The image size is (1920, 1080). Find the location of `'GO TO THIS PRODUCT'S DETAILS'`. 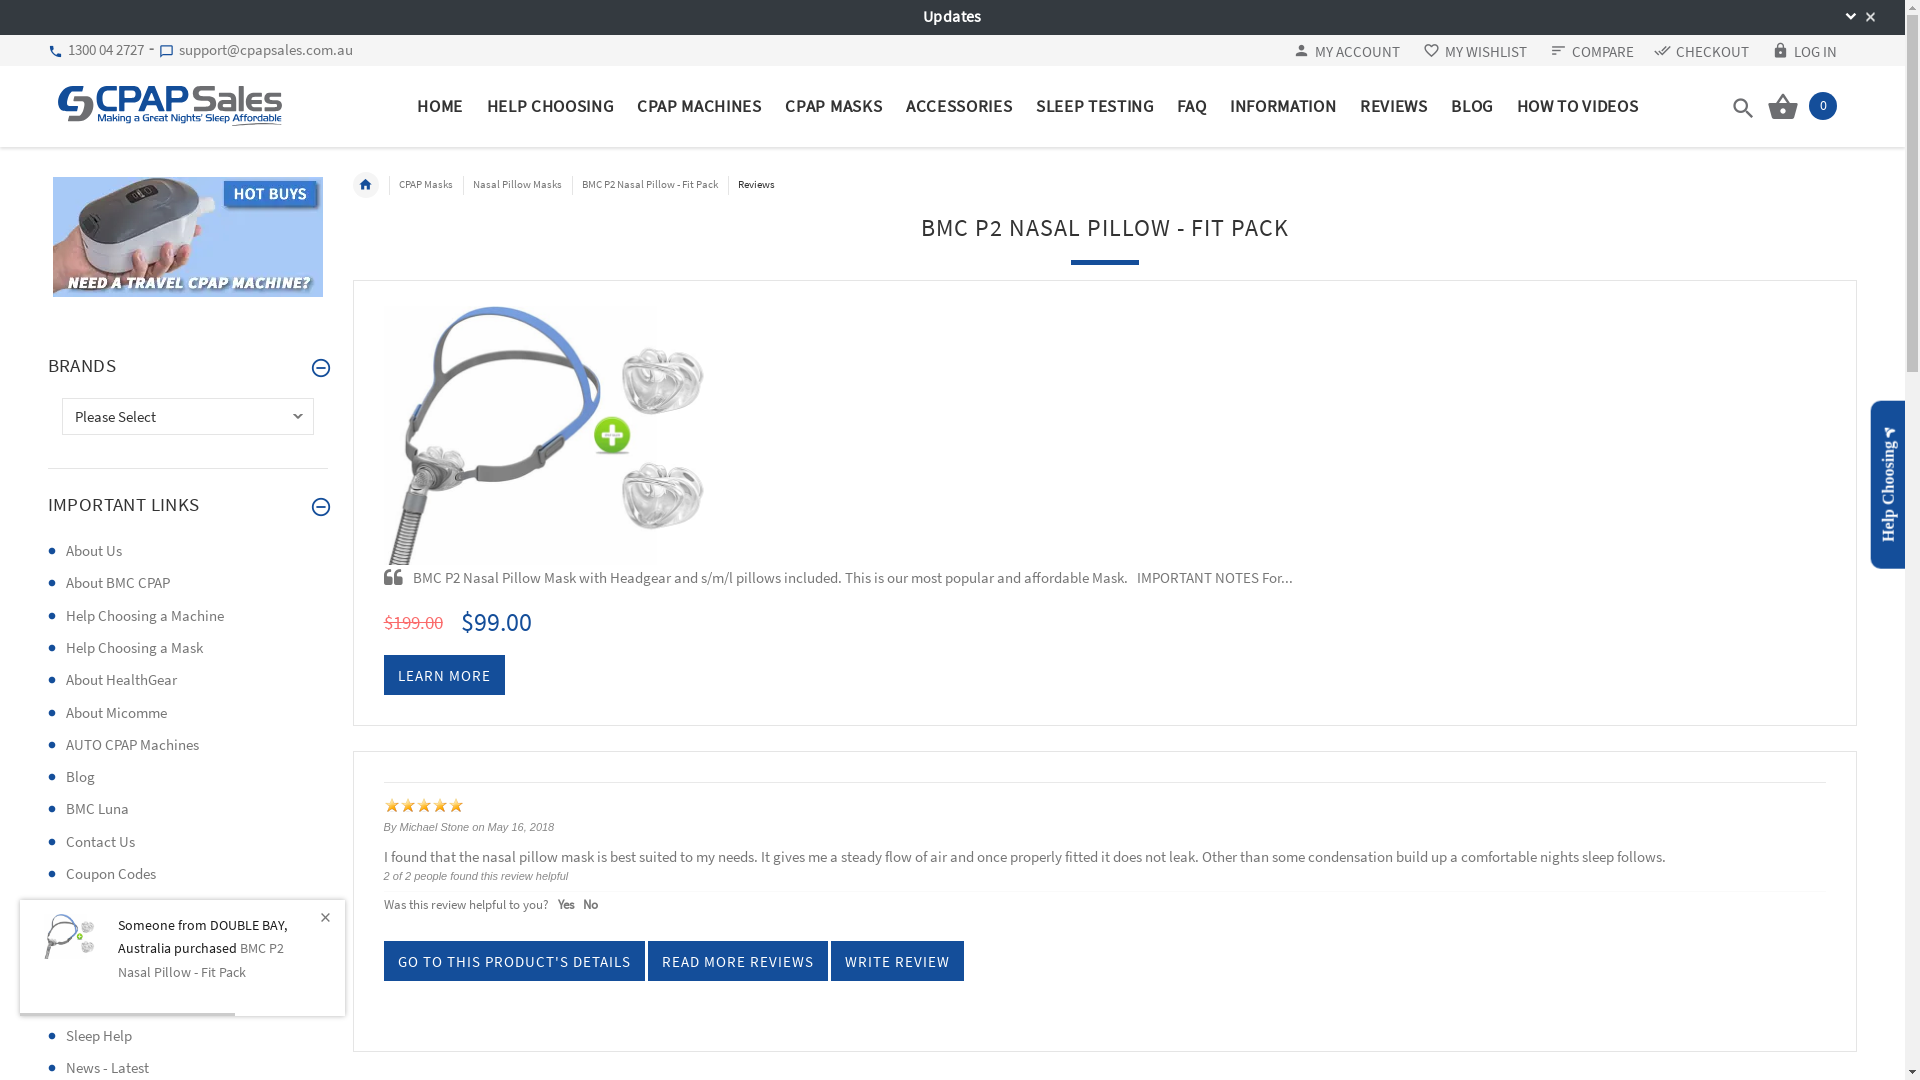

'GO TO THIS PRODUCT'S DETAILS' is located at coordinates (514, 959).